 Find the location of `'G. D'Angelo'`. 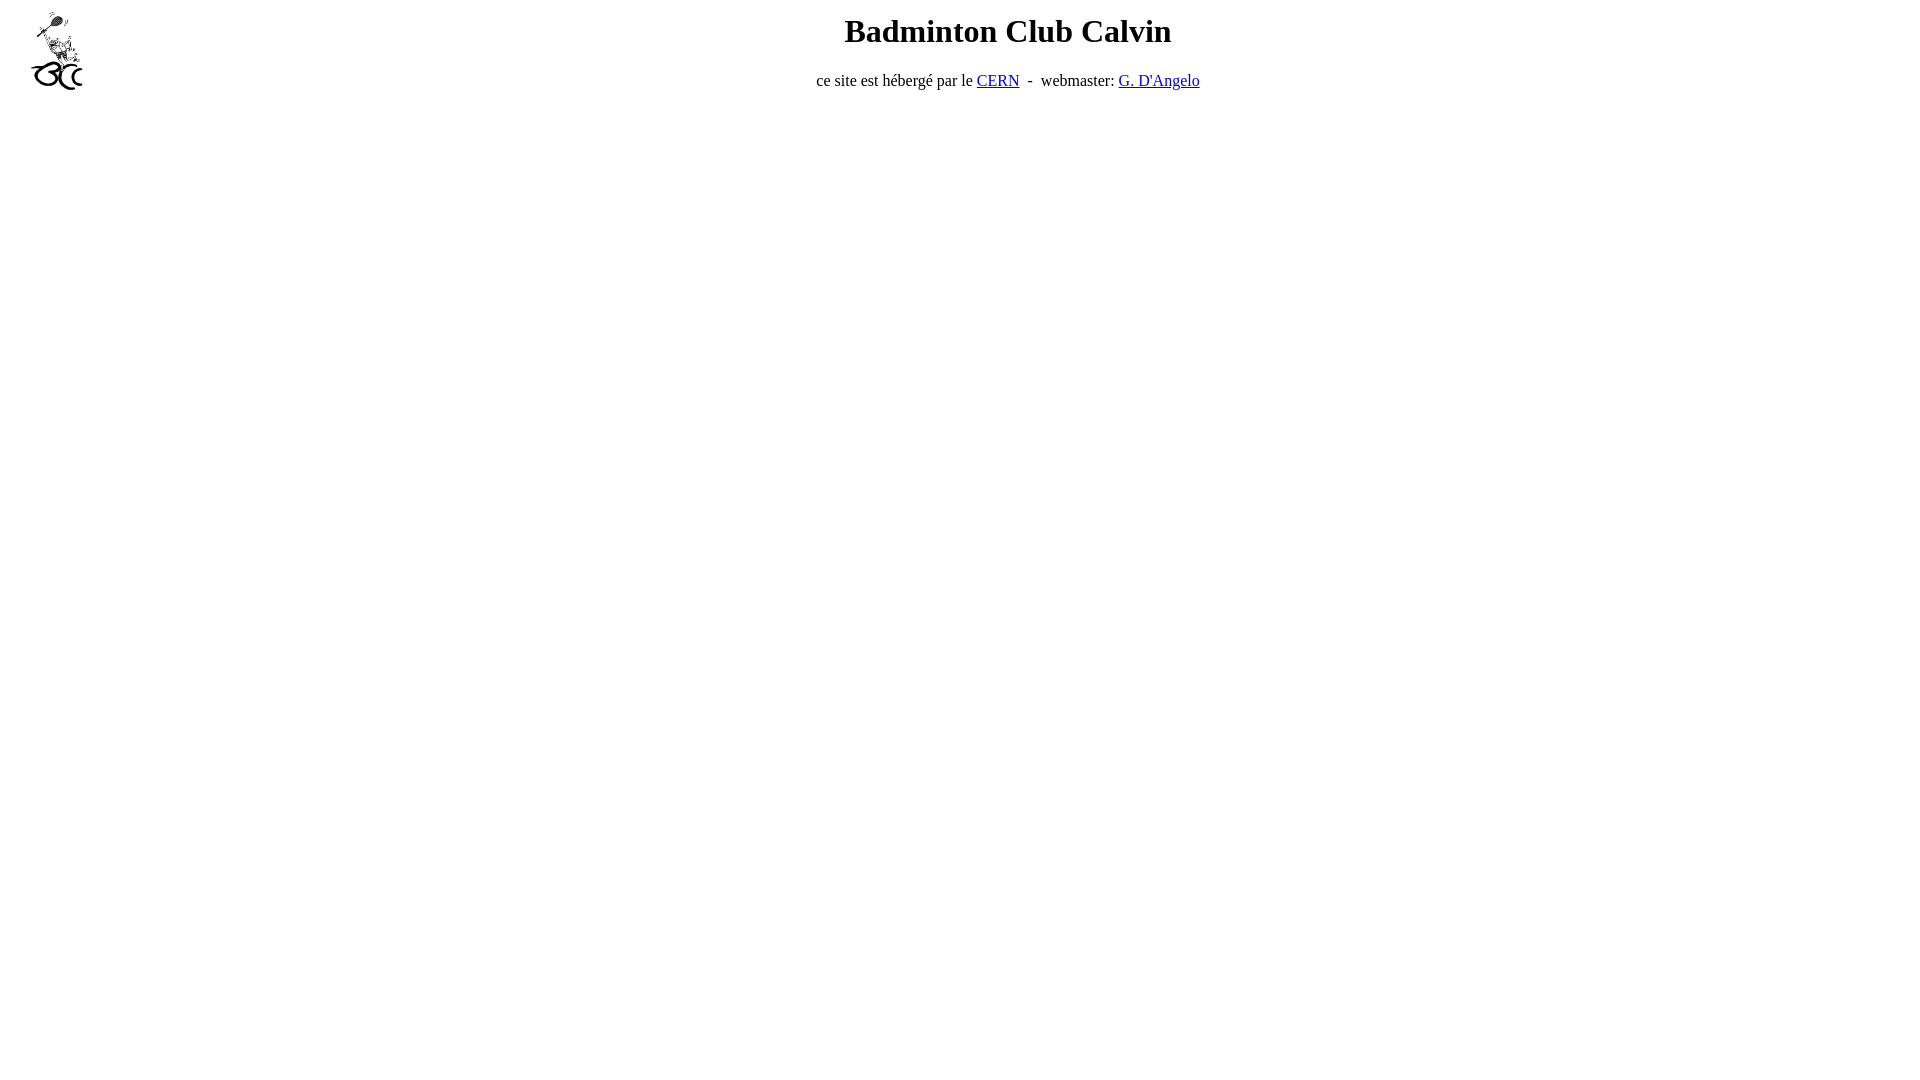

'G. D'Angelo' is located at coordinates (1159, 79).